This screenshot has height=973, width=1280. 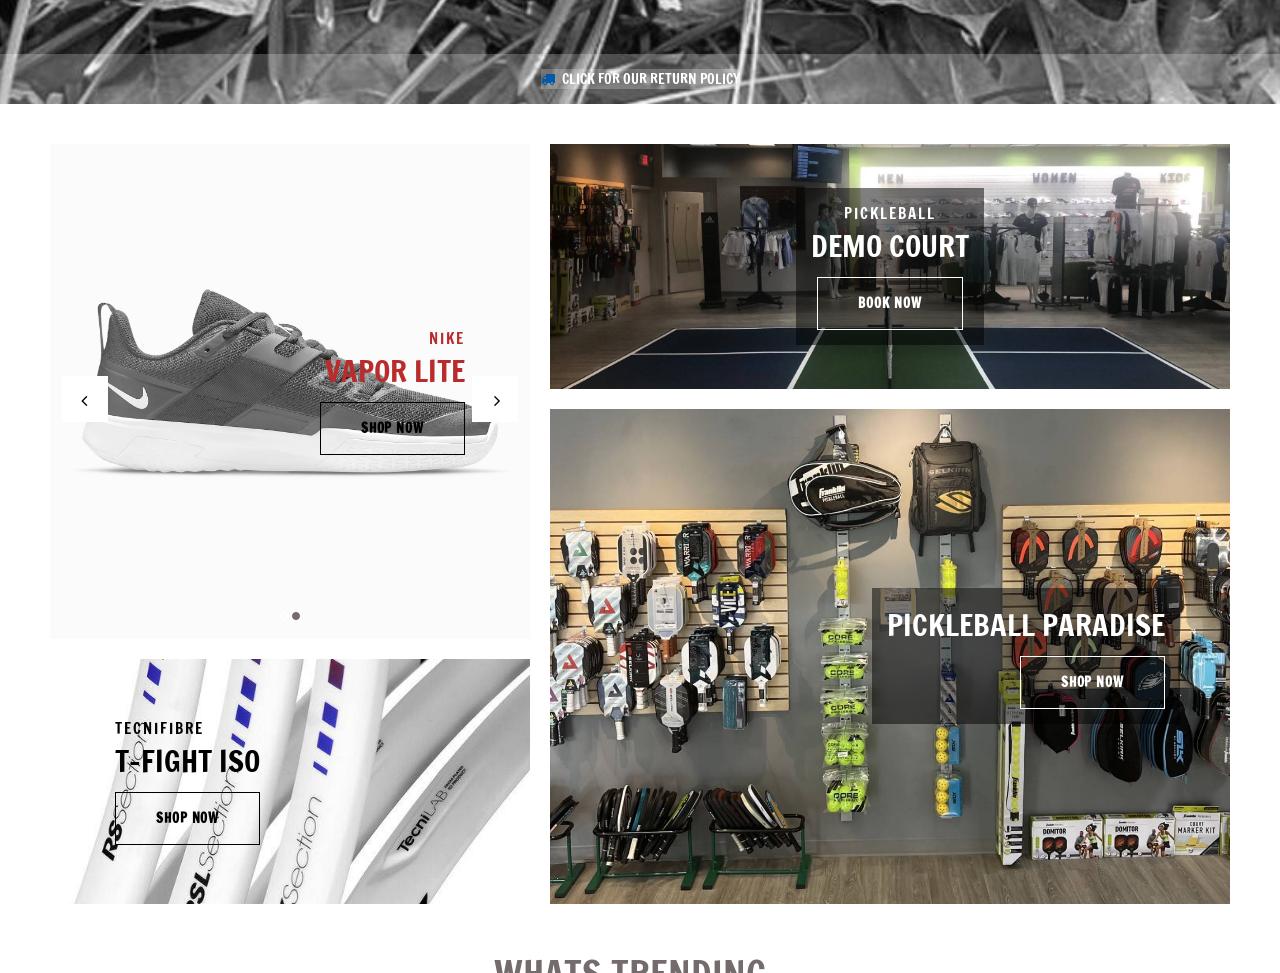 I want to click on 'DEMO COURT', so click(x=888, y=243).